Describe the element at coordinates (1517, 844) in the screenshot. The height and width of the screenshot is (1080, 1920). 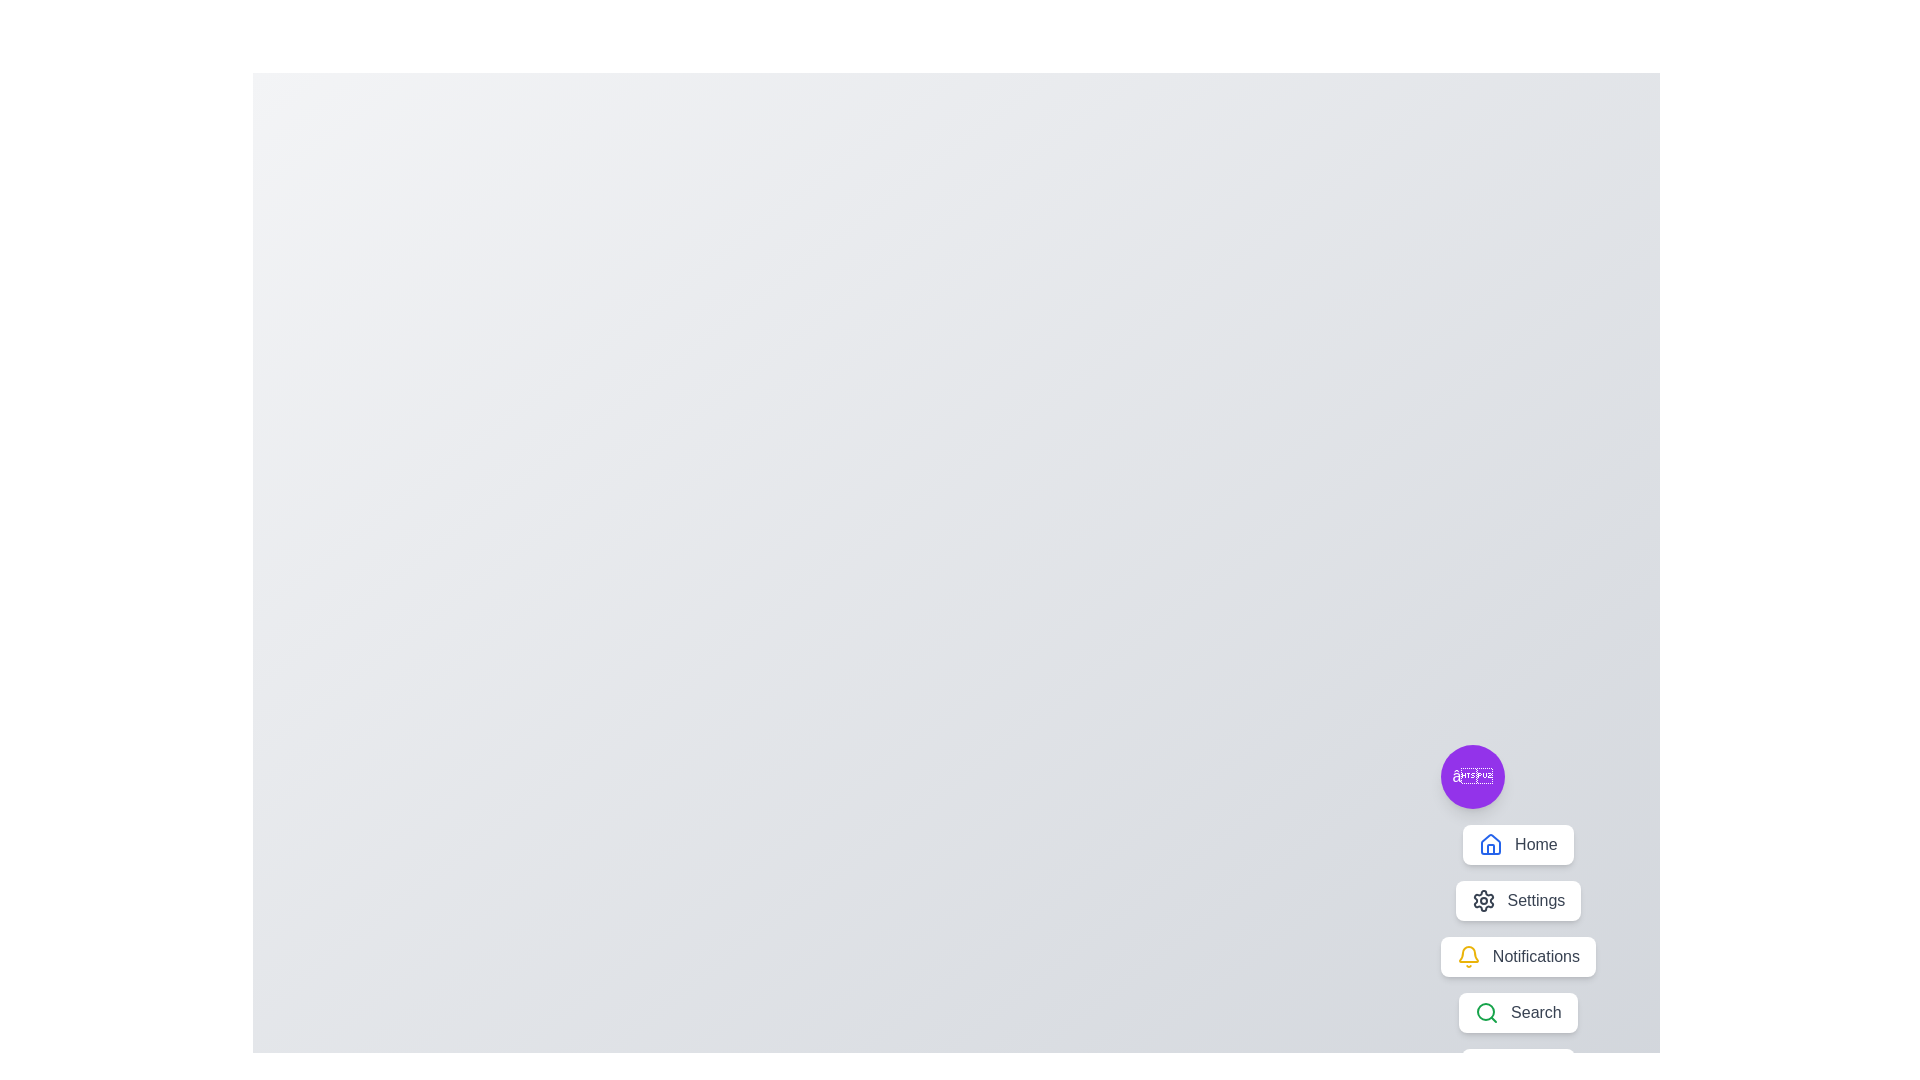
I see `the menu item labeled Home` at that location.